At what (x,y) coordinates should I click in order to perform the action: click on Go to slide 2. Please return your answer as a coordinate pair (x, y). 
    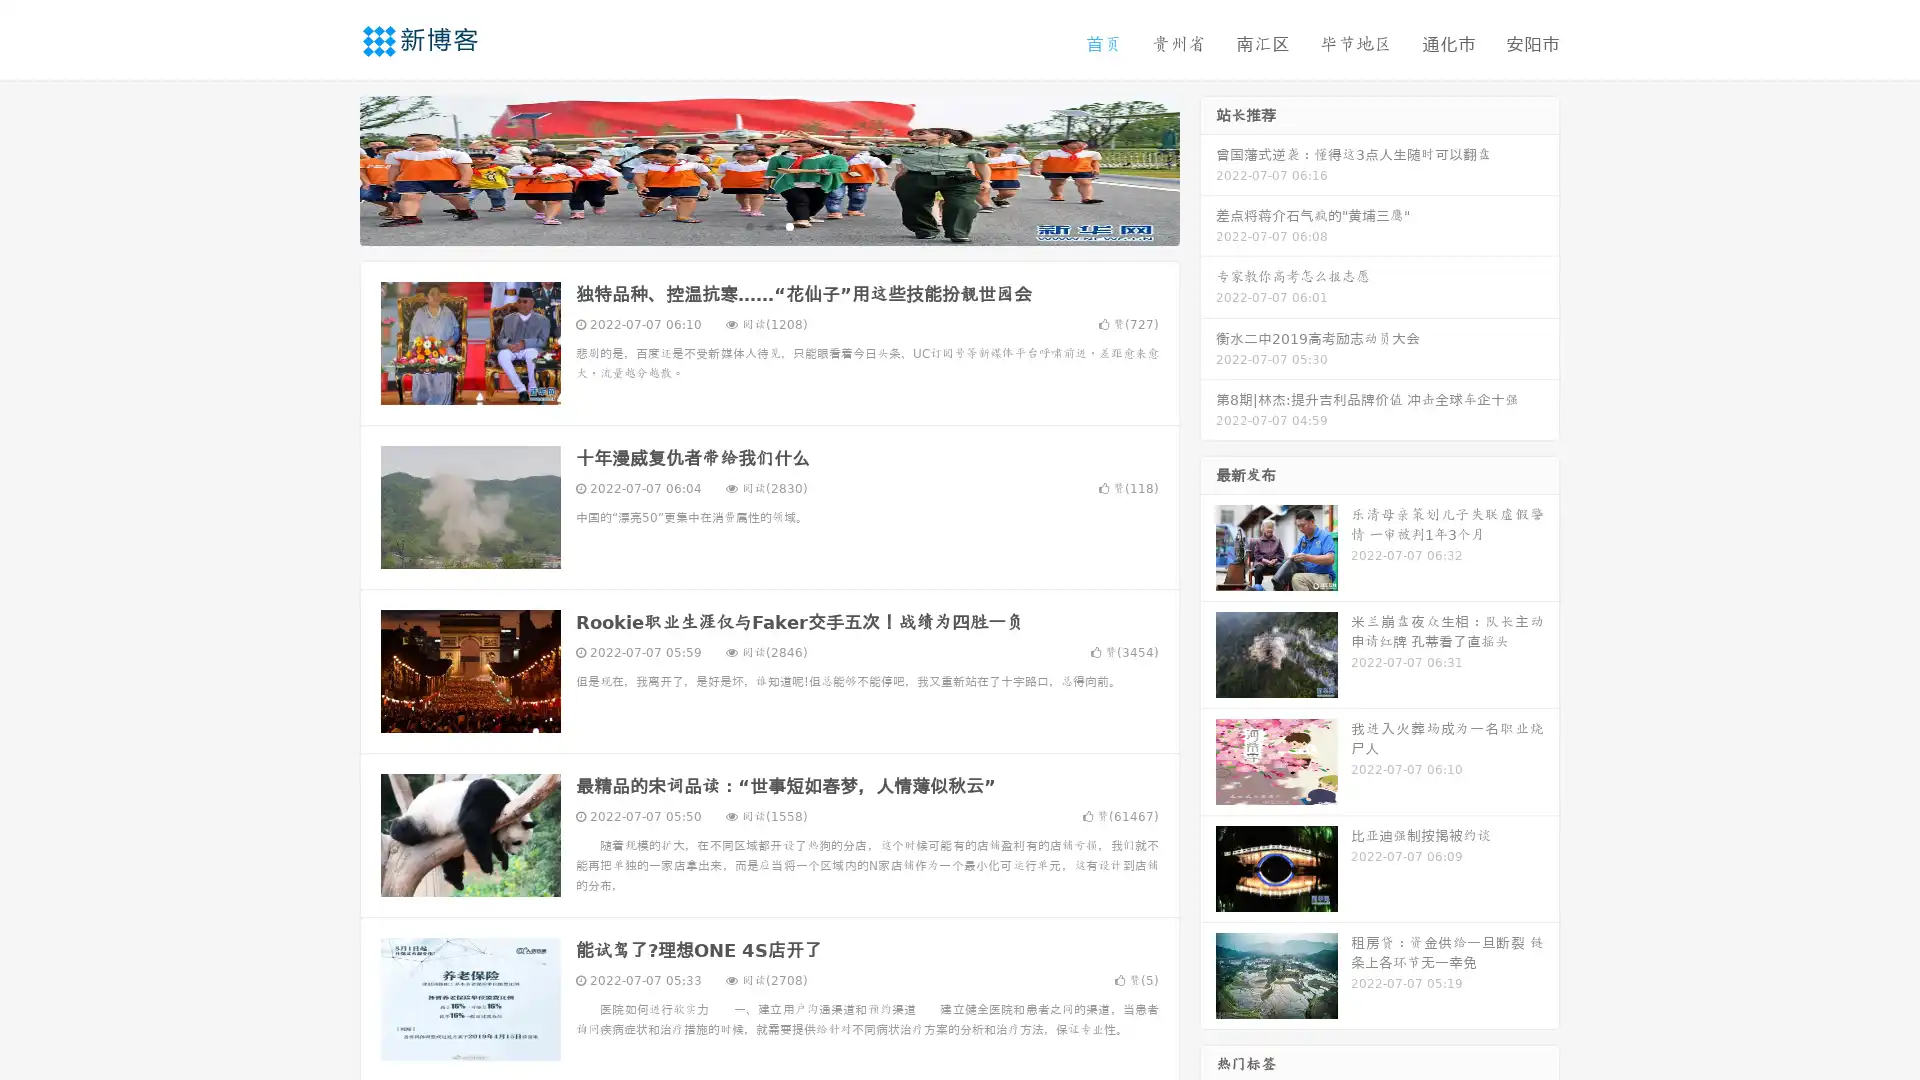
    Looking at the image, I should click on (768, 225).